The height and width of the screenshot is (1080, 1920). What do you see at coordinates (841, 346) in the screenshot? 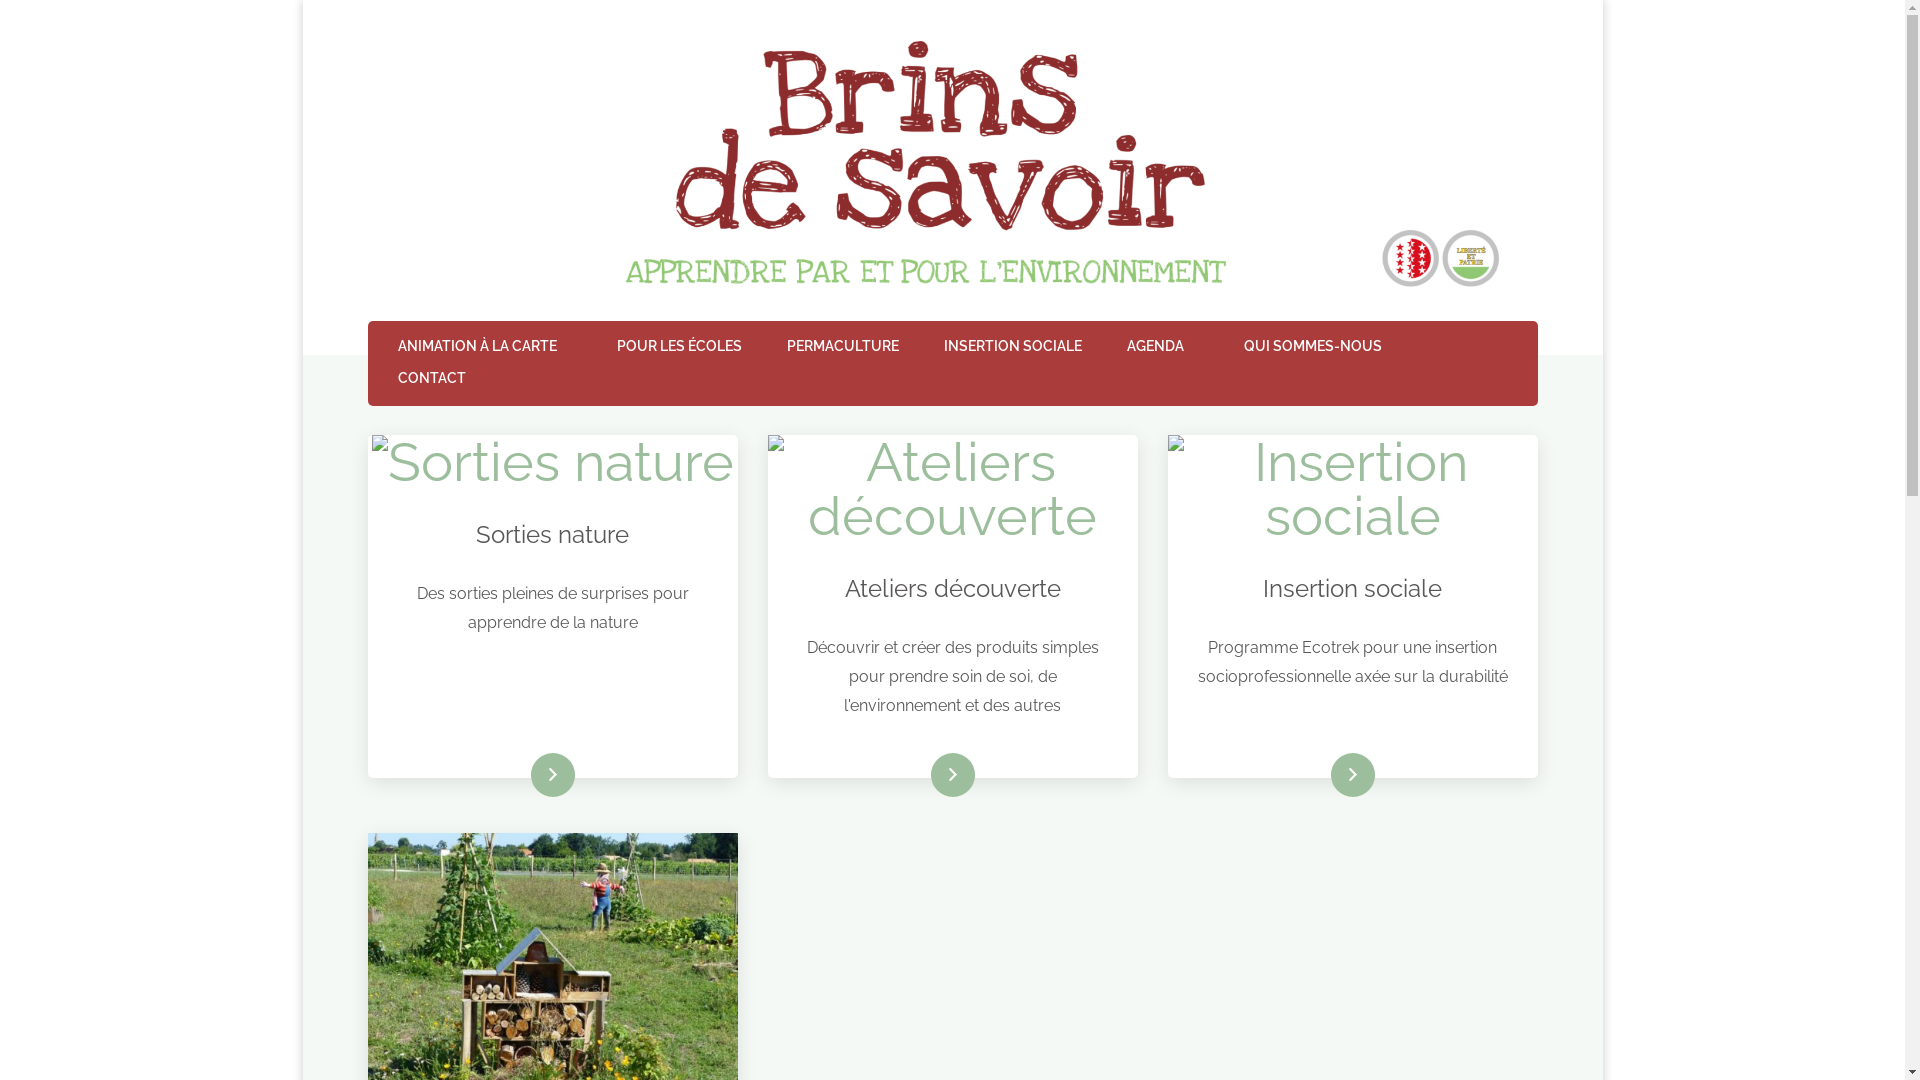
I see `'PERMACULTURE'` at bounding box center [841, 346].